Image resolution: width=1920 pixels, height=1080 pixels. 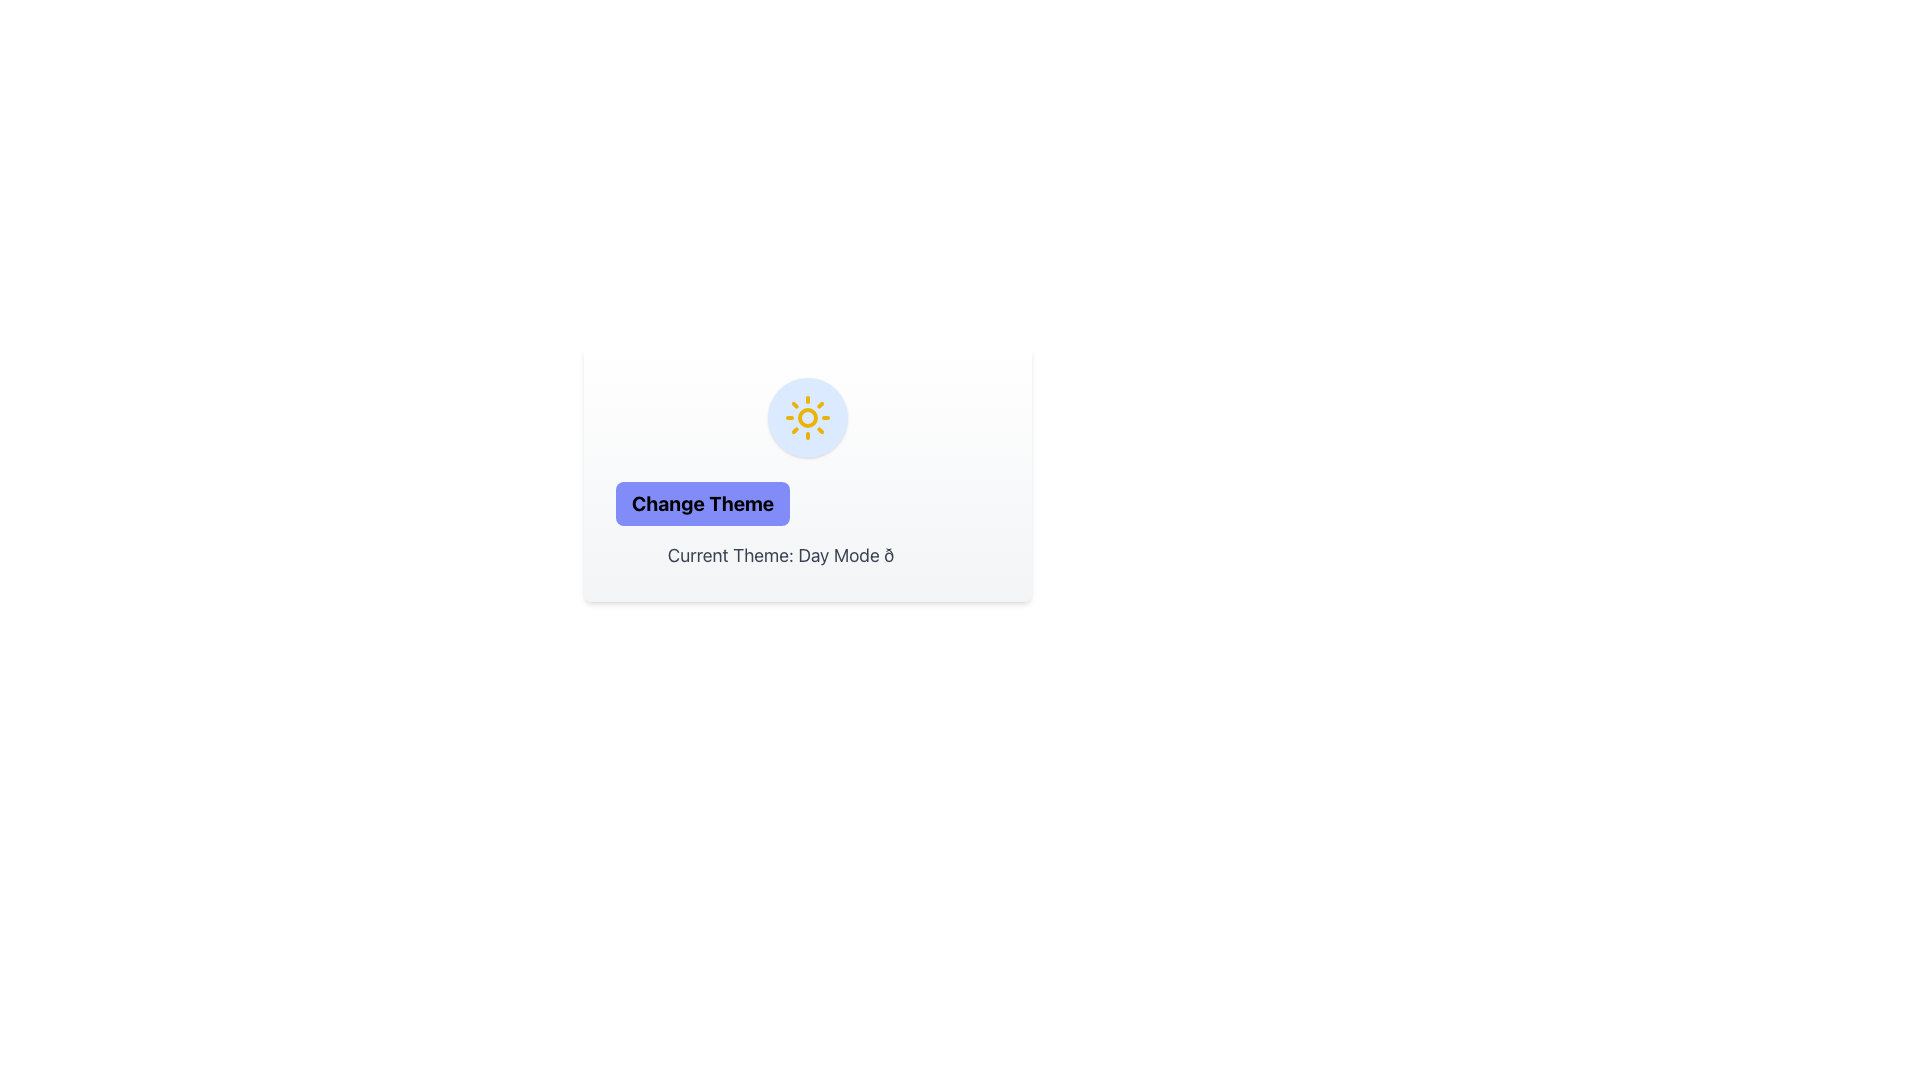 What do you see at coordinates (807, 416) in the screenshot?
I see `the graphic icon representing daylight, which is a circular button with a light blue background and a yellow sun icon at its center, located above the 'Change Theme' button` at bounding box center [807, 416].